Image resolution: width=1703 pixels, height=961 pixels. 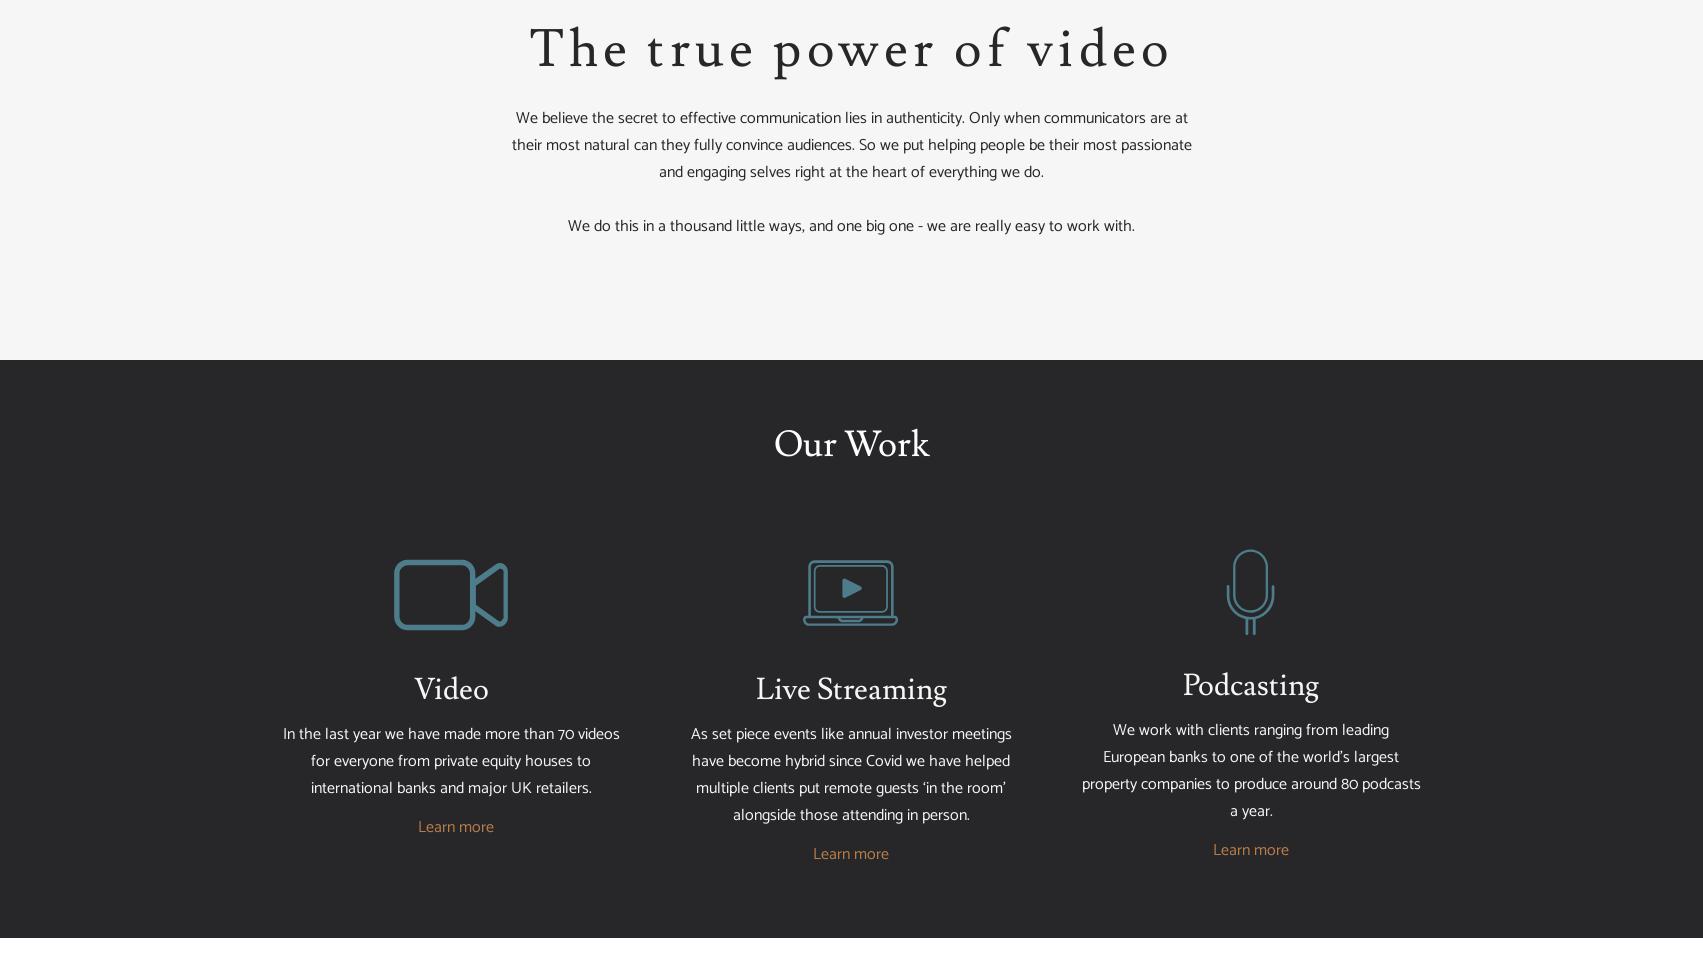 What do you see at coordinates (450, 688) in the screenshot?
I see `'Video'` at bounding box center [450, 688].